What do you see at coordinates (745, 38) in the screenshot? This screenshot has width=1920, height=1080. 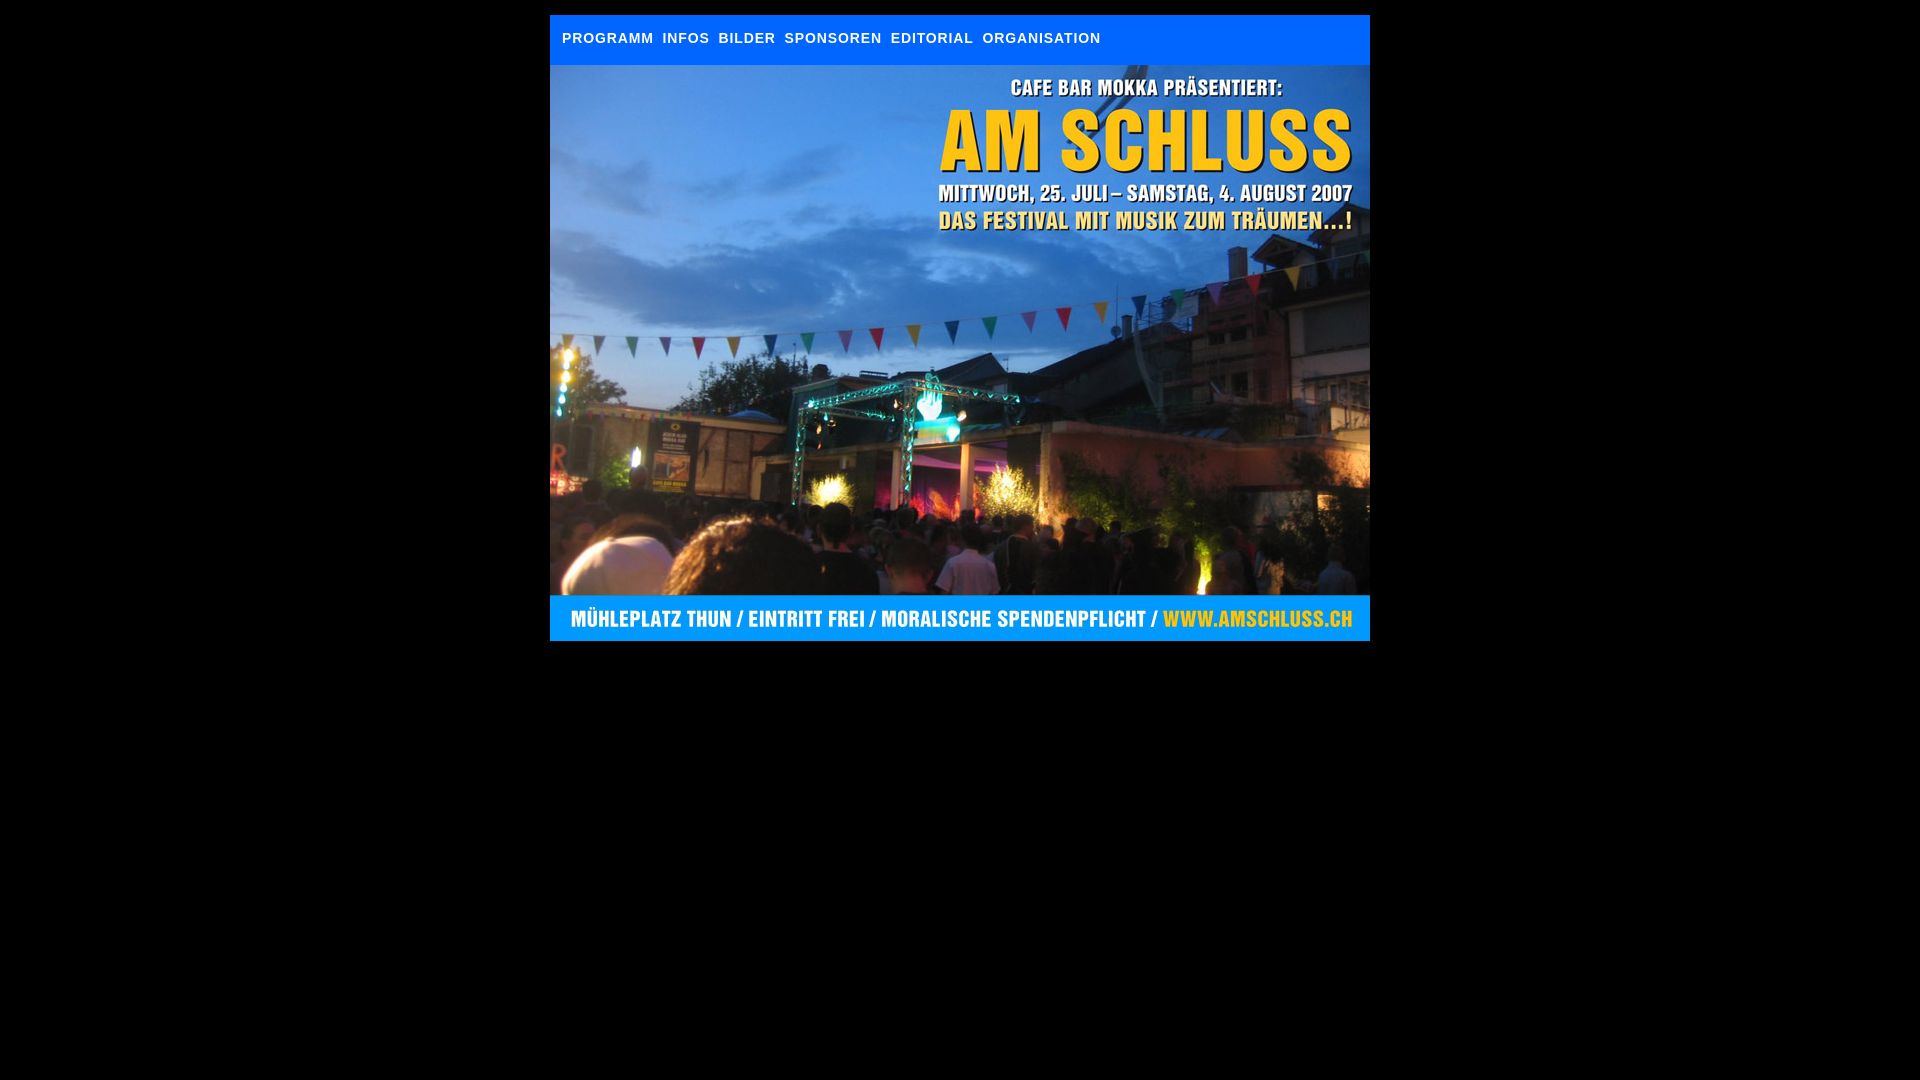 I see `'BILDER'` at bounding box center [745, 38].